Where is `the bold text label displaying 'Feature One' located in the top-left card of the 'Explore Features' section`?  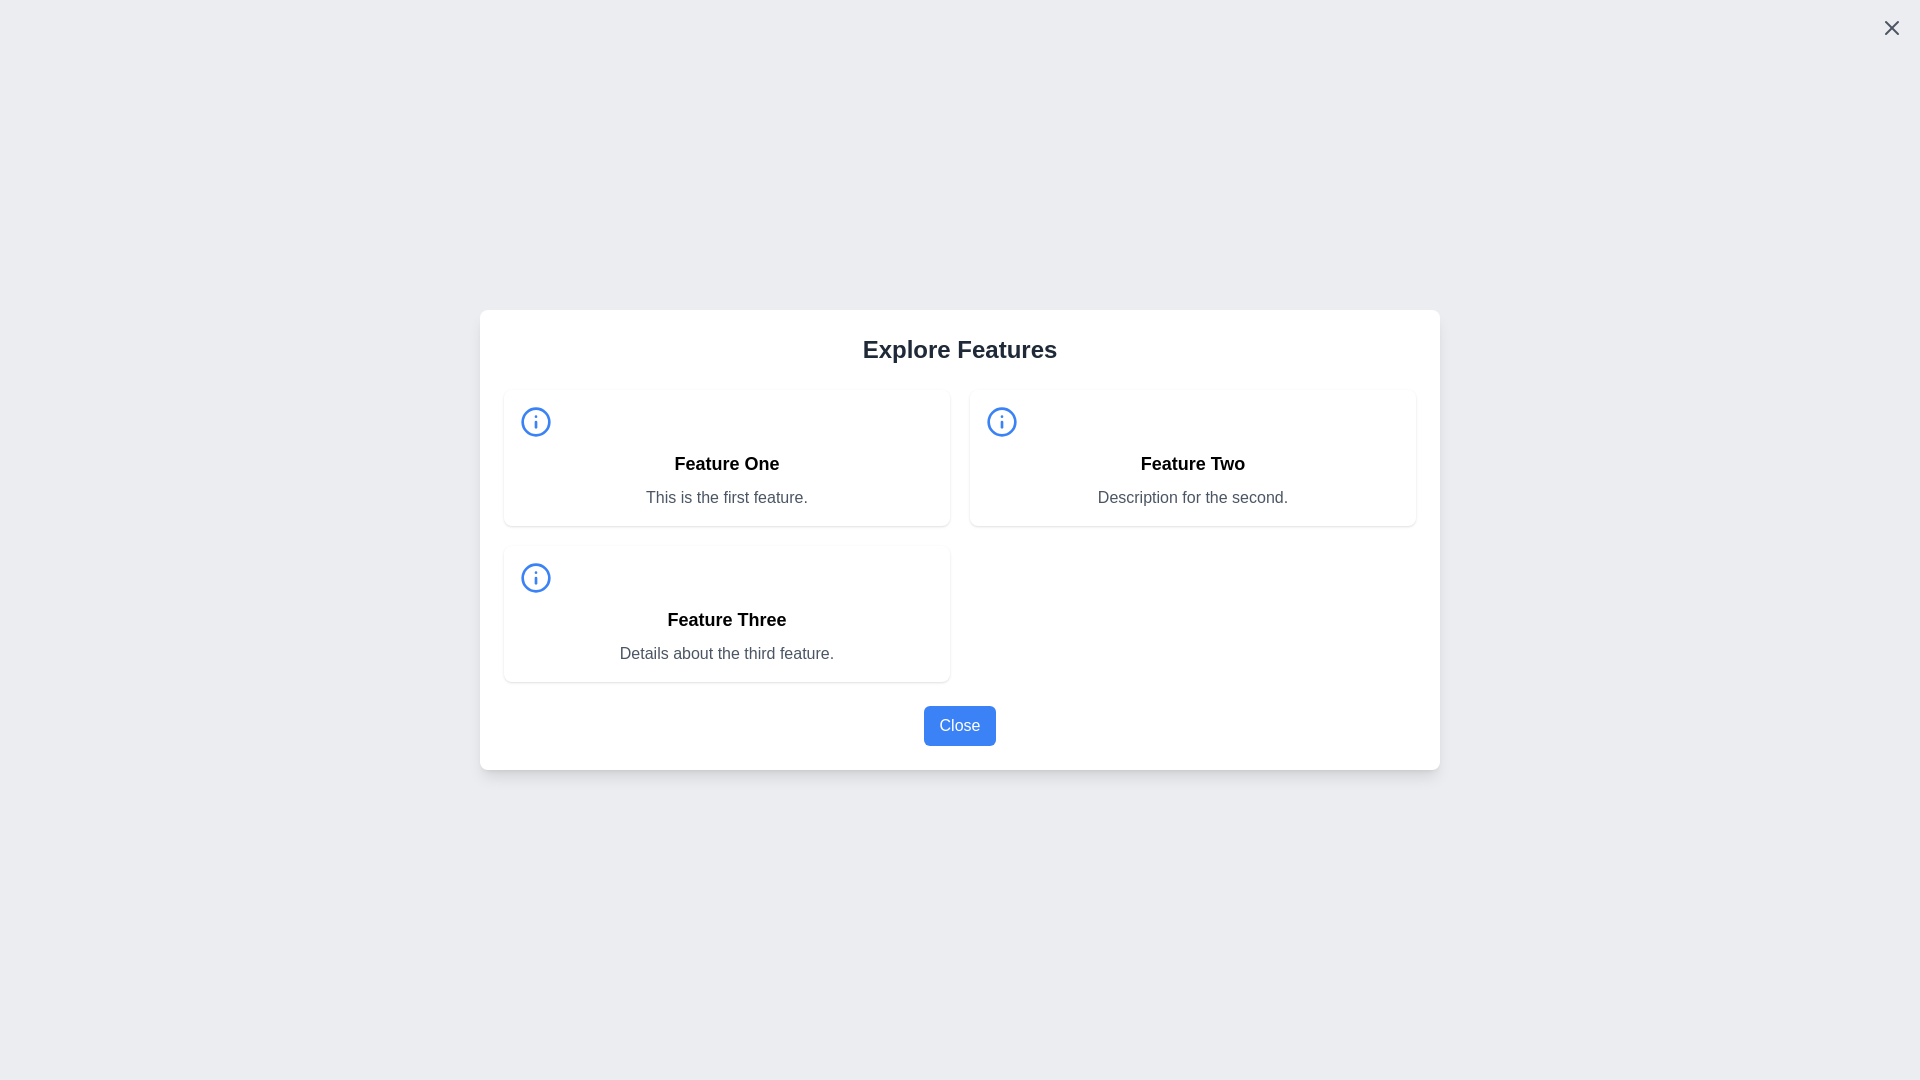 the bold text label displaying 'Feature One' located in the top-left card of the 'Explore Features' section is located at coordinates (725, 463).